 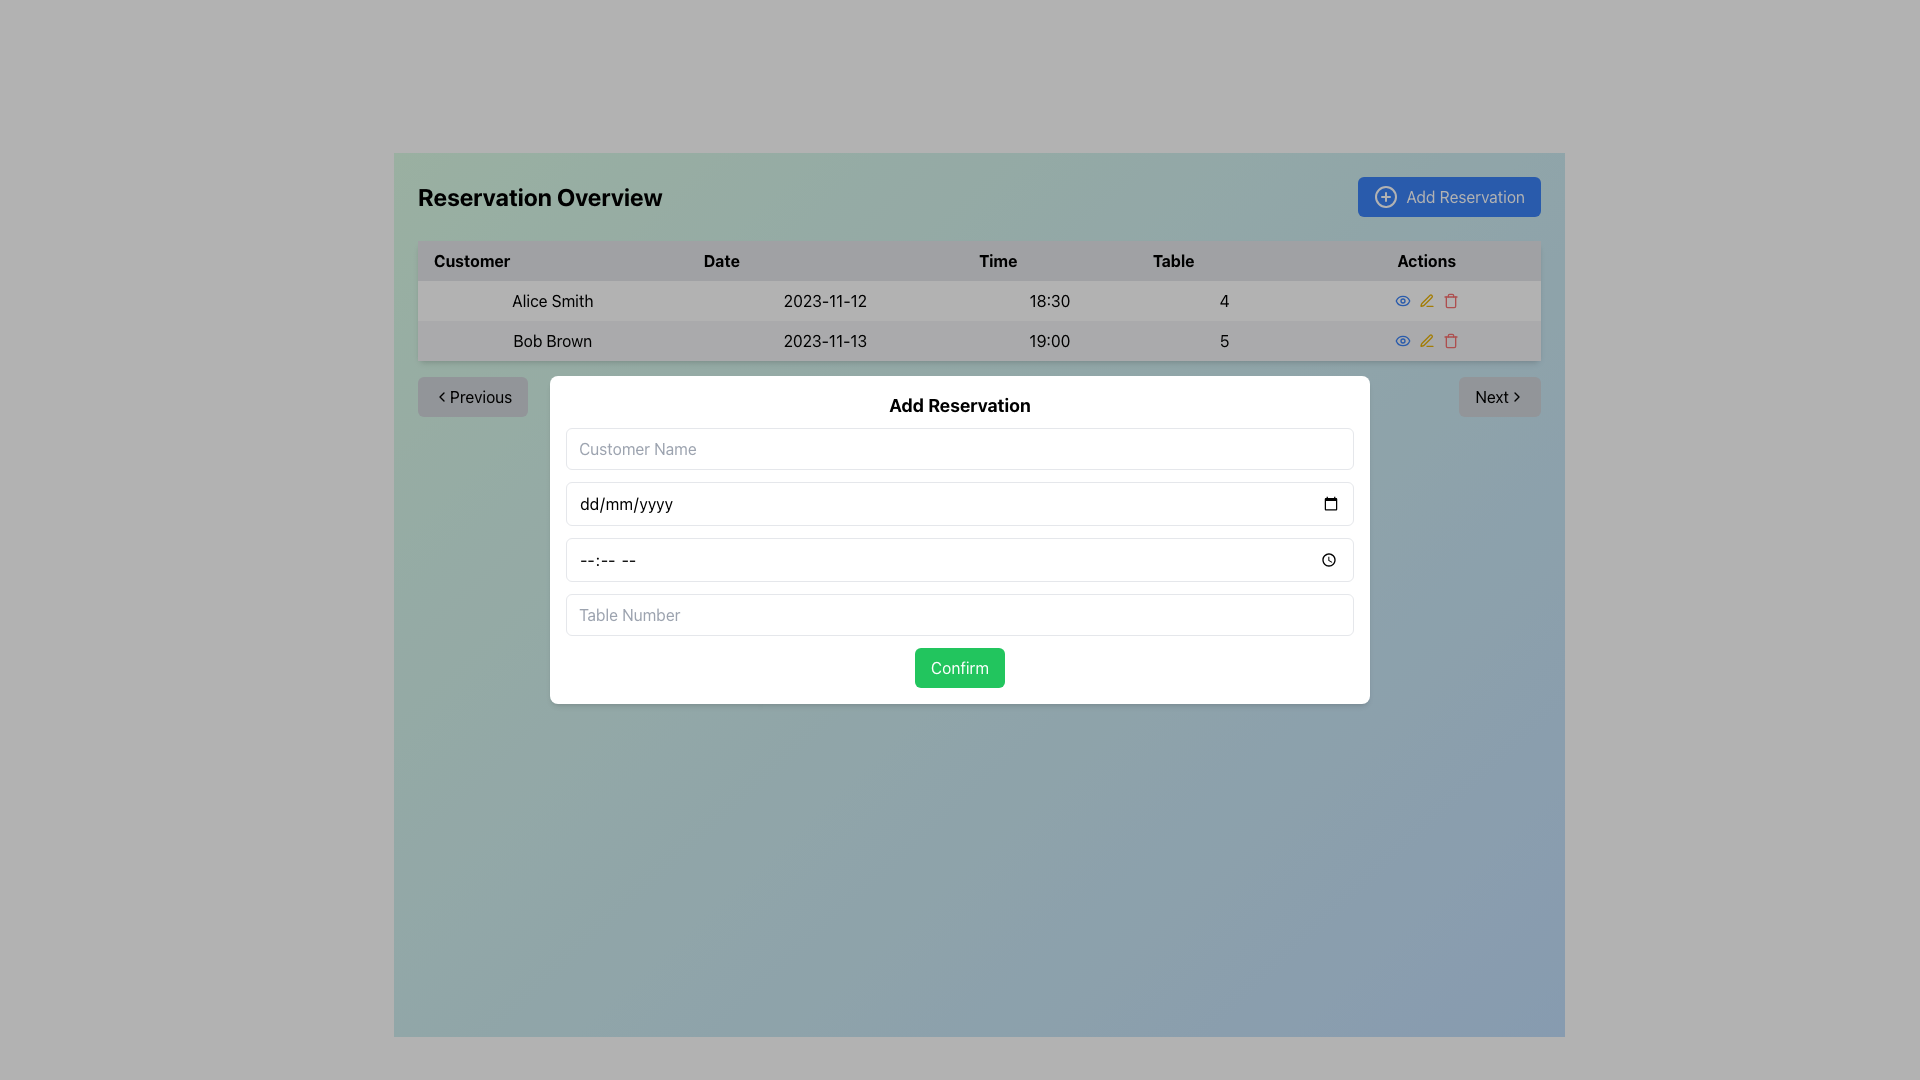 I want to click on the date text '2023-11-13' located in the second row and second column of the reservation overview table, adjacent to '19:00' and 'Bob Brown', so click(x=825, y=339).